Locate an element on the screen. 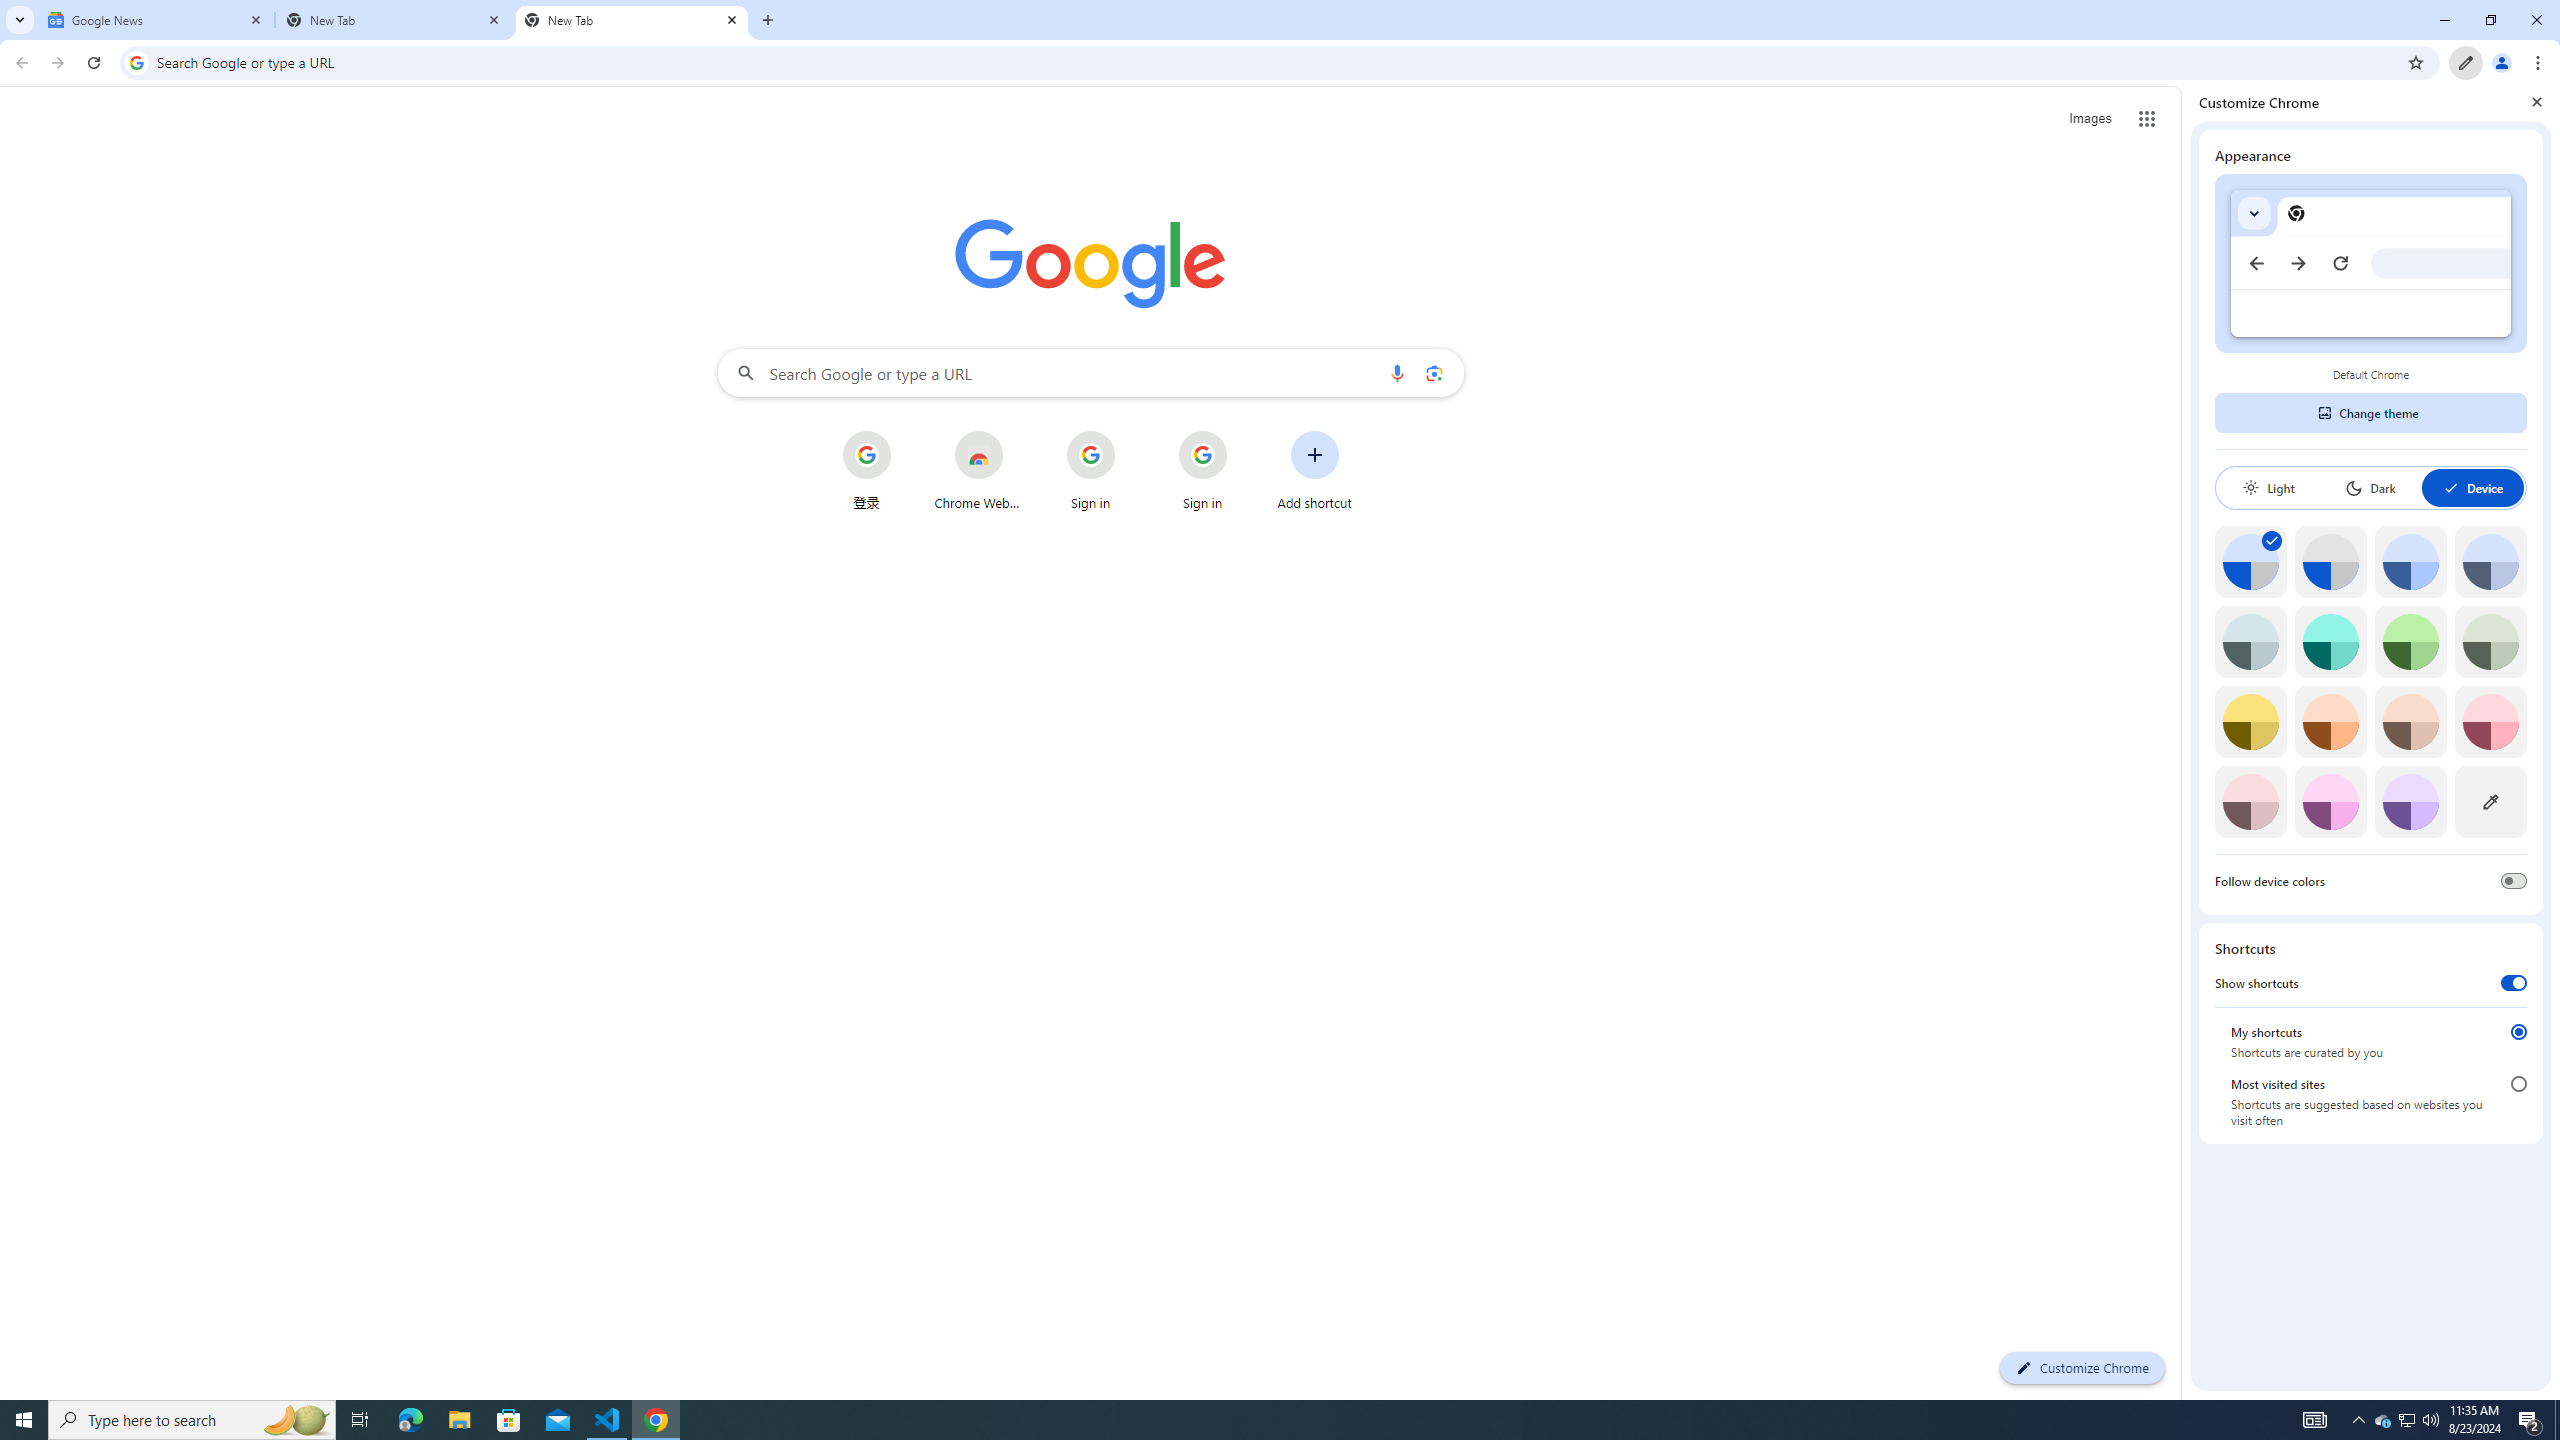 Image resolution: width=2560 pixels, height=1440 pixels. 'Change theme' is located at coordinates (2369, 413).